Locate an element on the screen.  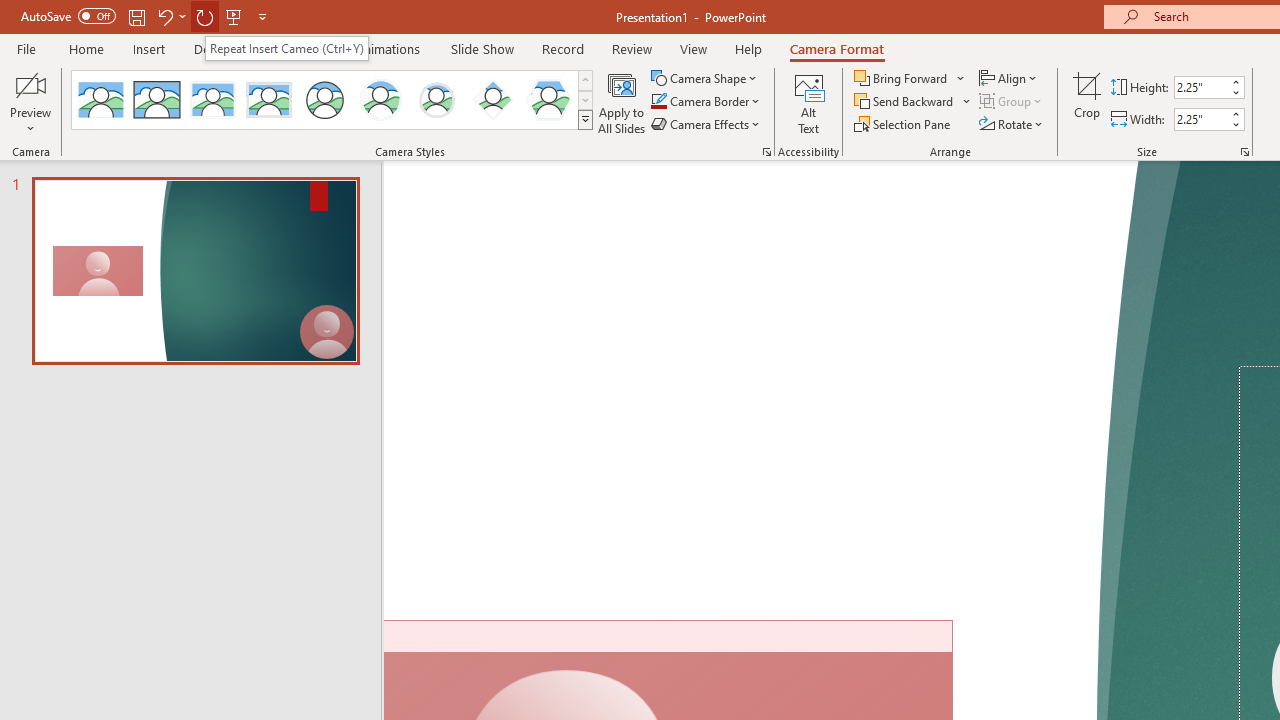
'Soft Edge Circle' is located at coordinates (436, 100).